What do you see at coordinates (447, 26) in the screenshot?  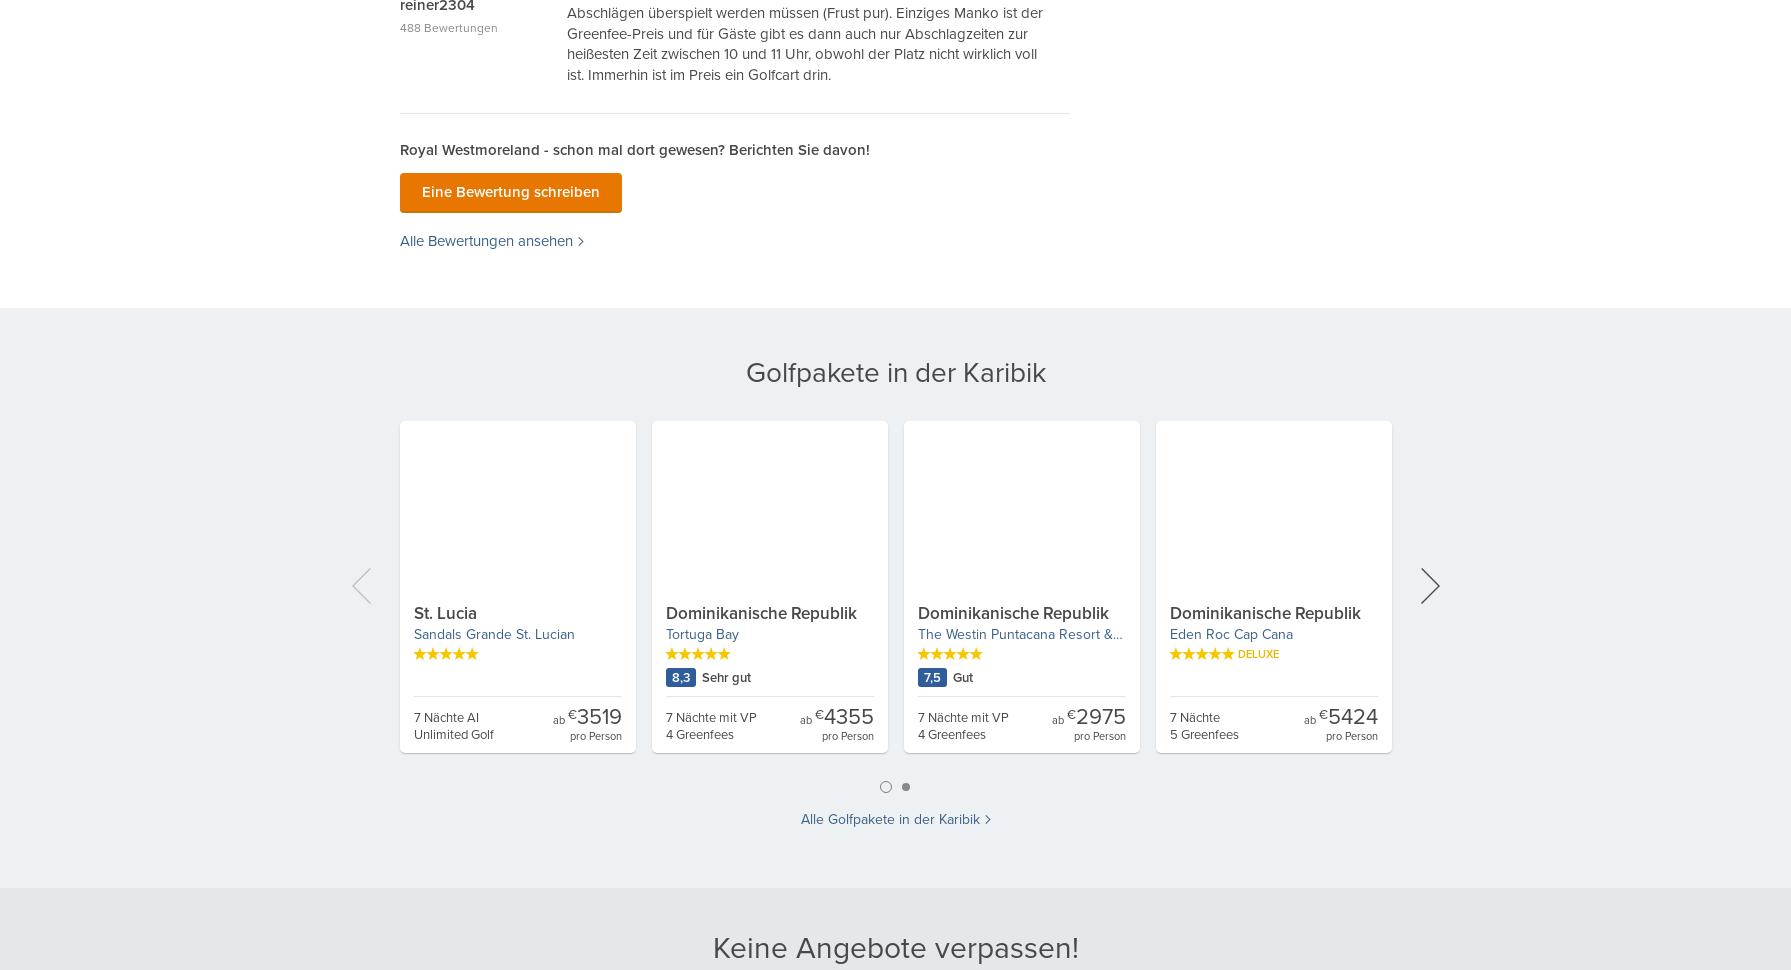 I see `'488 Bewertungen'` at bounding box center [447, 26].